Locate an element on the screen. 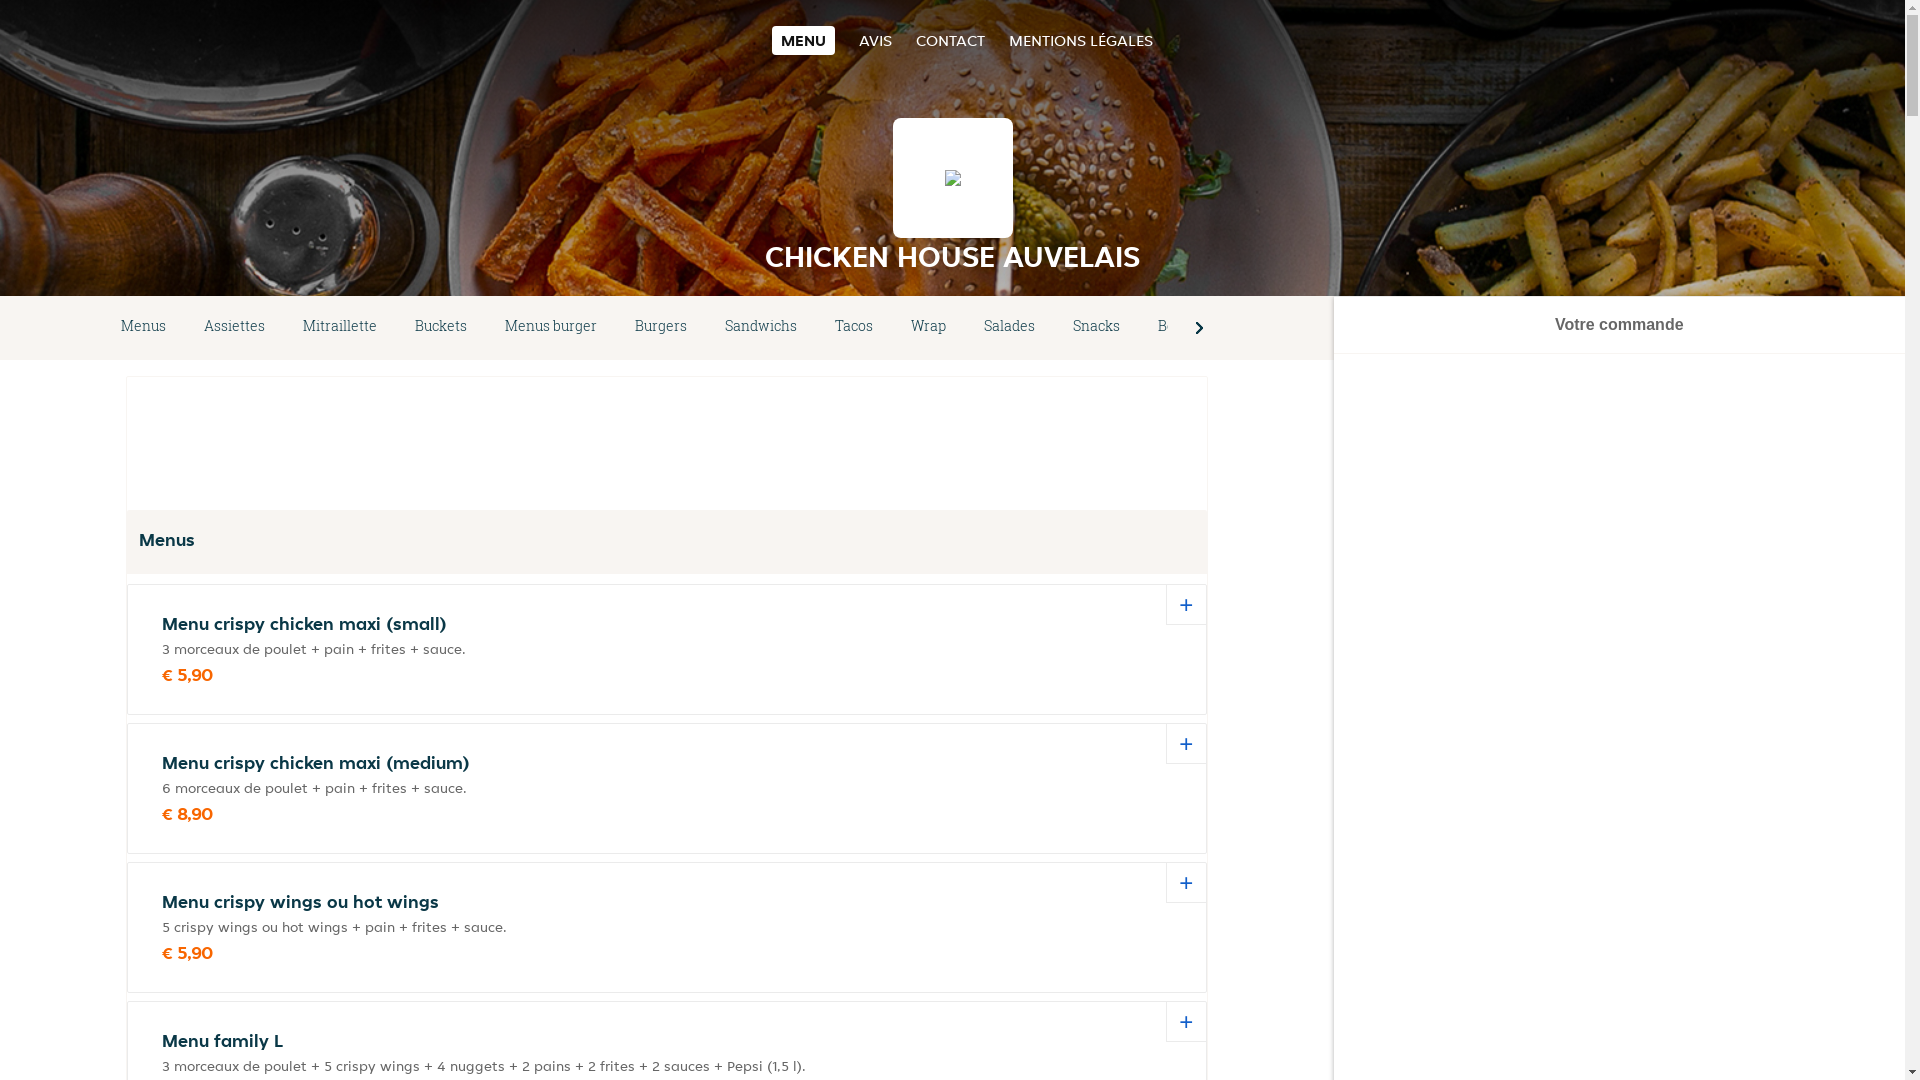 The width and height of the screenshot is (1920, 1080). 'AVIS' is located at coordinates (859, 40).